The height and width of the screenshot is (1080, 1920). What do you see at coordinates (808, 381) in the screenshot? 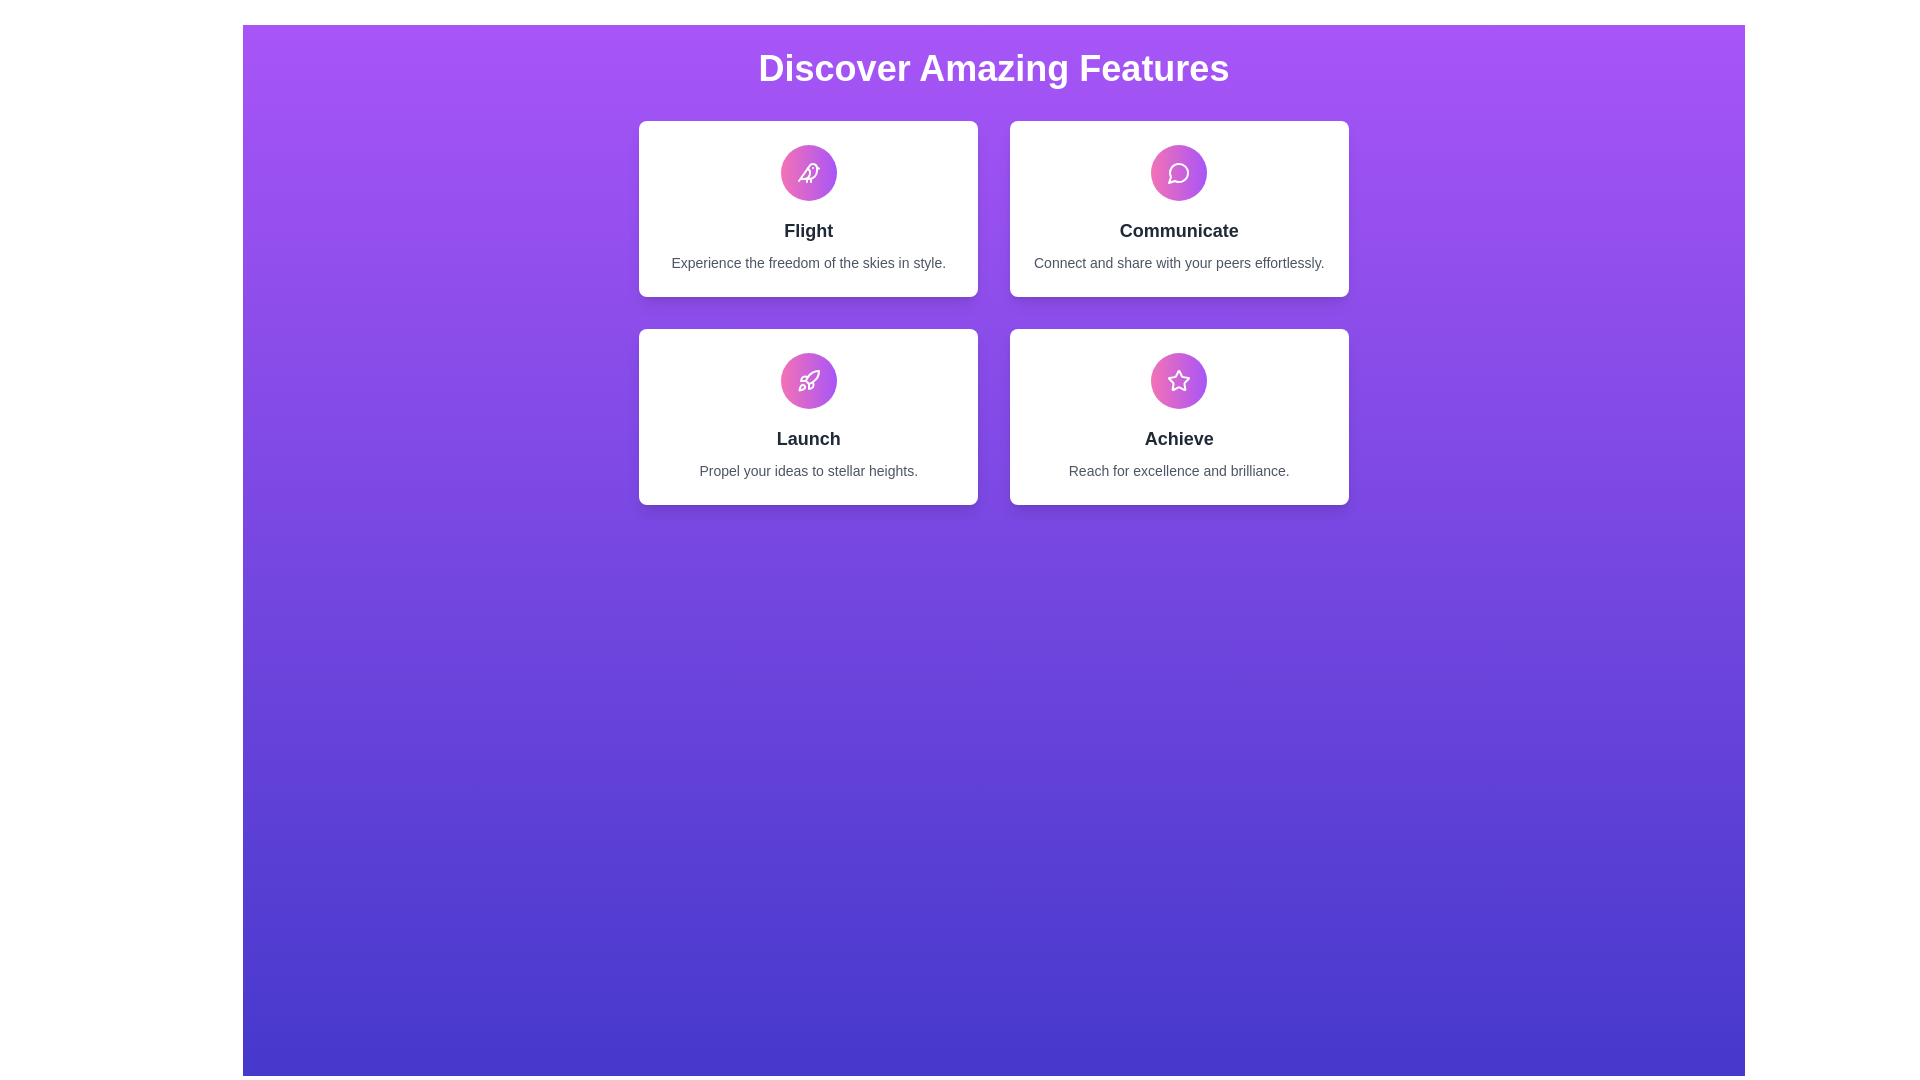
I see `the circular button with a gradient background and a white rocket icon, located in the 'Launch' section of the interface` at bounding box center [808, 381].